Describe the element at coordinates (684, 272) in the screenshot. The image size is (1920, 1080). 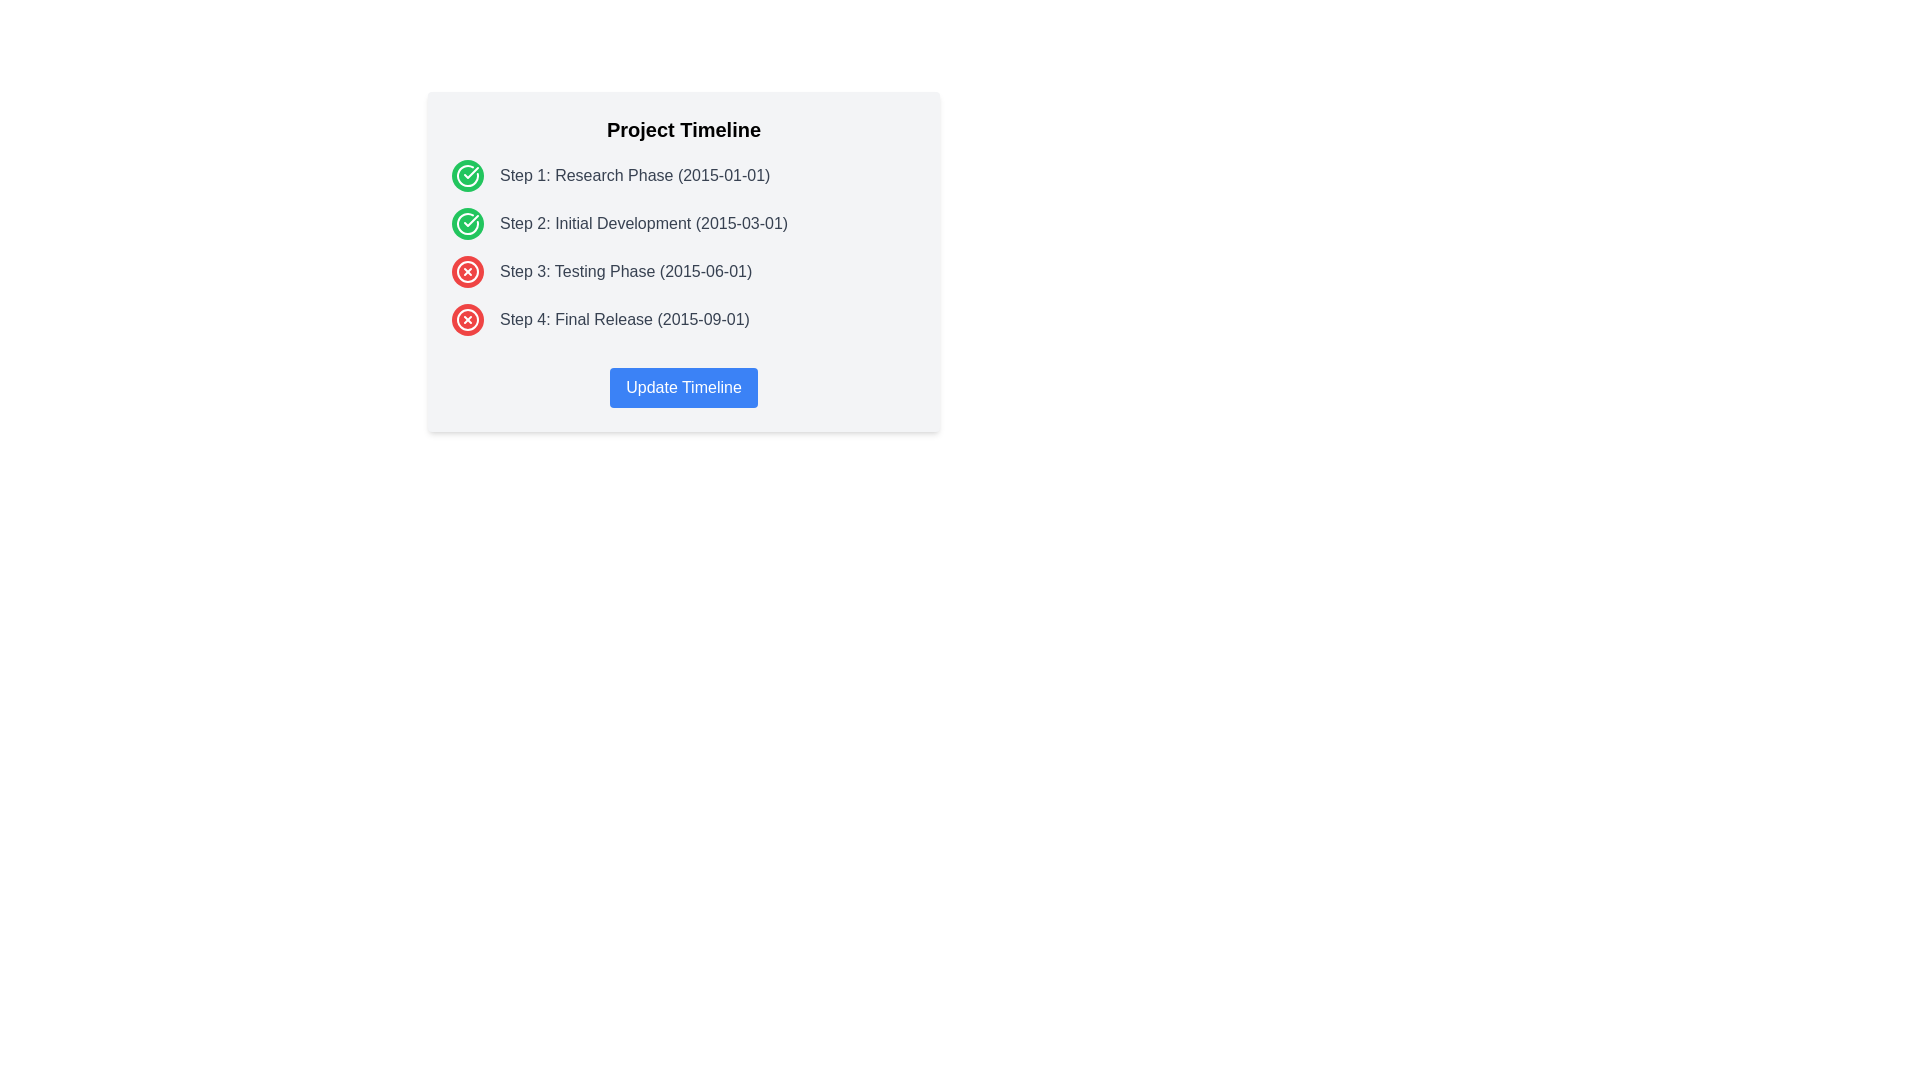
I see `the Text with Icon element representing 'Step 3: Testing Phase (2015-06-01)', which includes a red circular icon with an 'X' on the left and gray styled text on the right, positioned in a vertically aligned sequence` at that location.